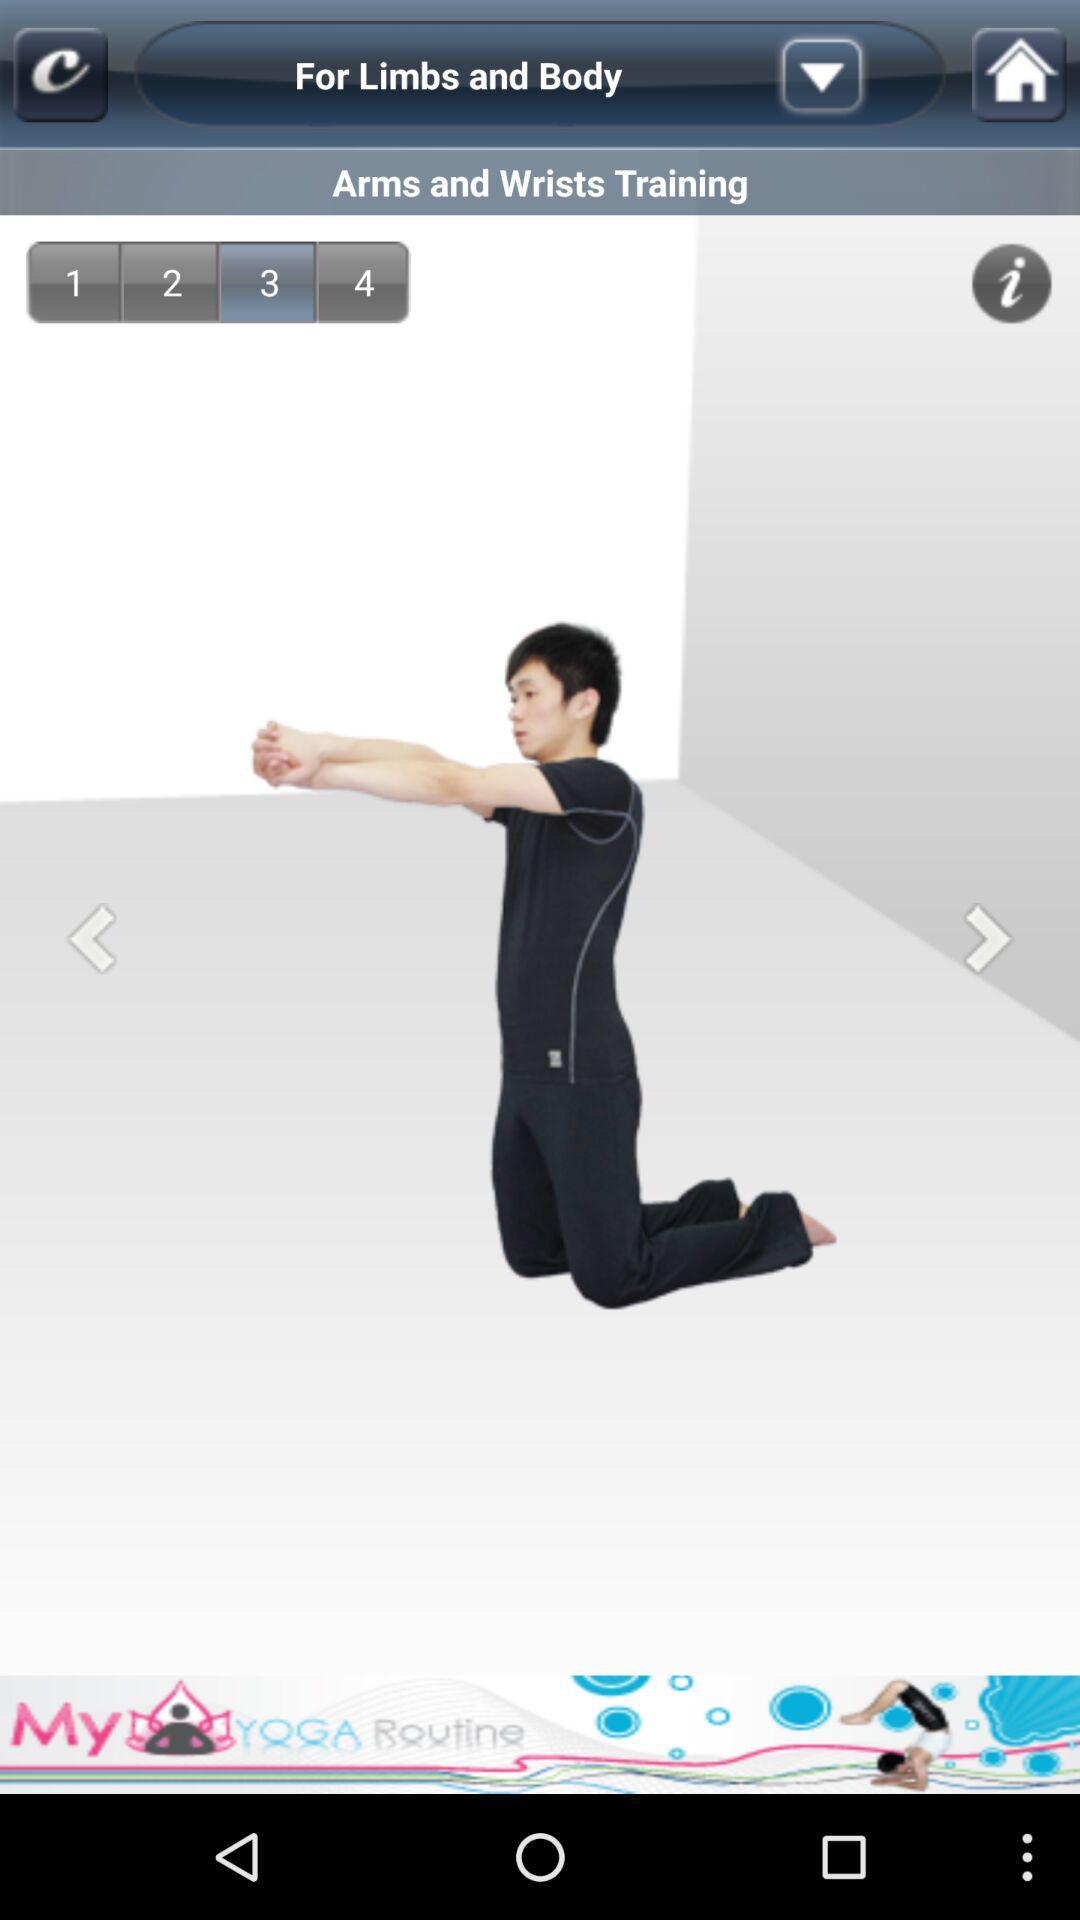  I want to click on the 3, so click(270, 281).